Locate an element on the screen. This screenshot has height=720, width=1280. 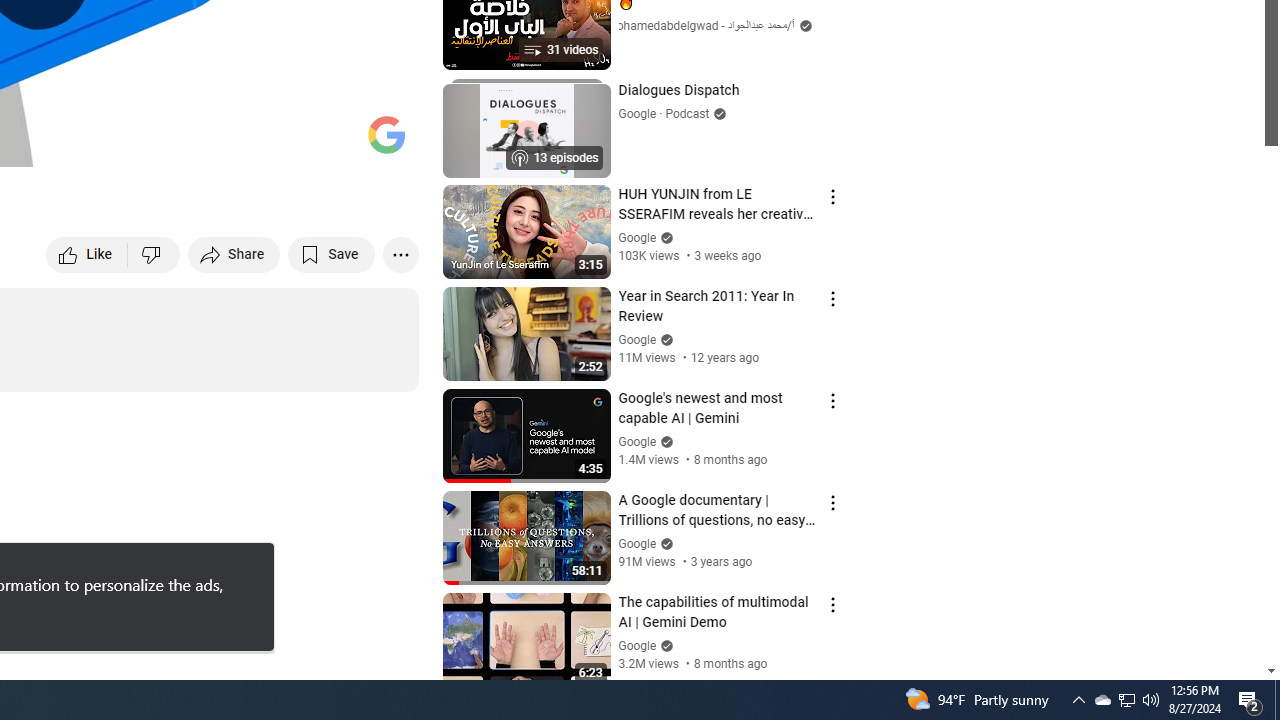
'Share' is located at coordinates (234, 253).